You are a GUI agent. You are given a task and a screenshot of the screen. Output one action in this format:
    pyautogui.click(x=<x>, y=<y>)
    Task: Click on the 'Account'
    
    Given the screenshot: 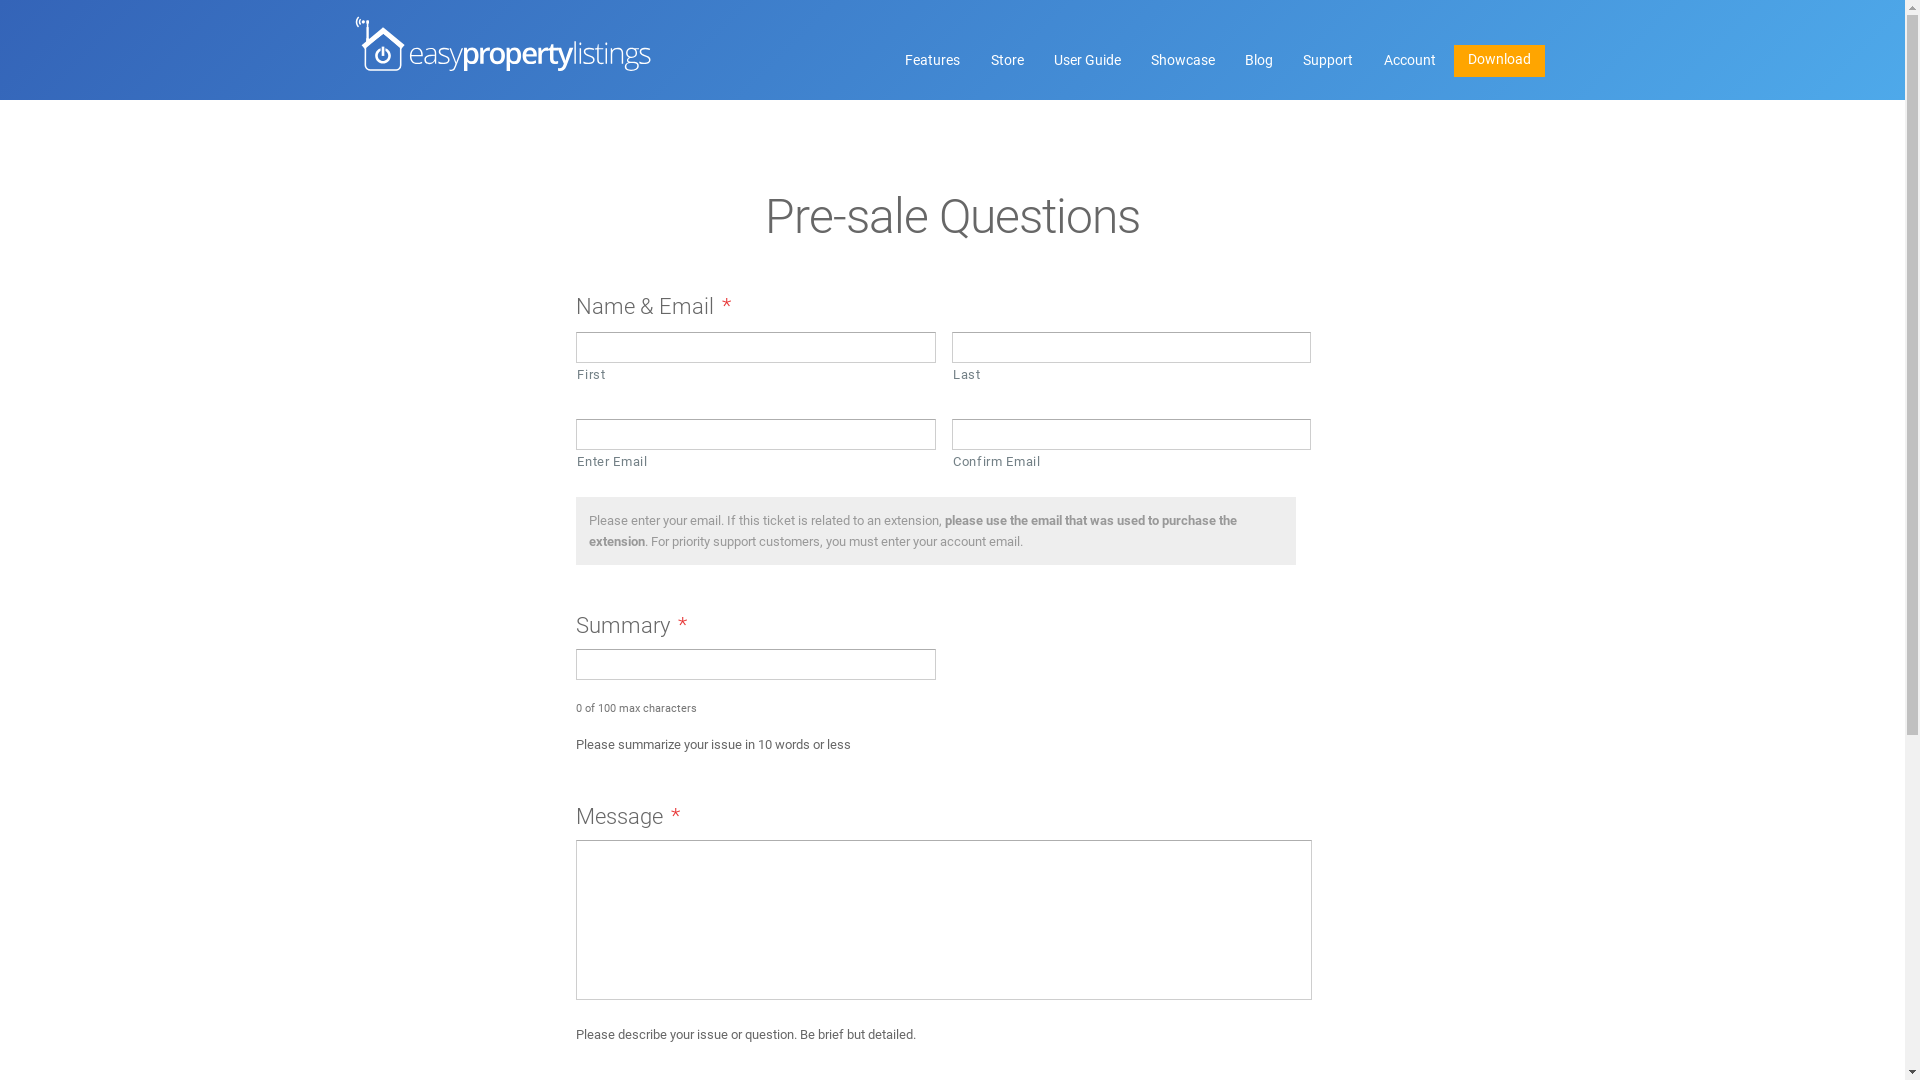 What is the action you would take?
    pyautogui.click(x=1408, y=60)
    